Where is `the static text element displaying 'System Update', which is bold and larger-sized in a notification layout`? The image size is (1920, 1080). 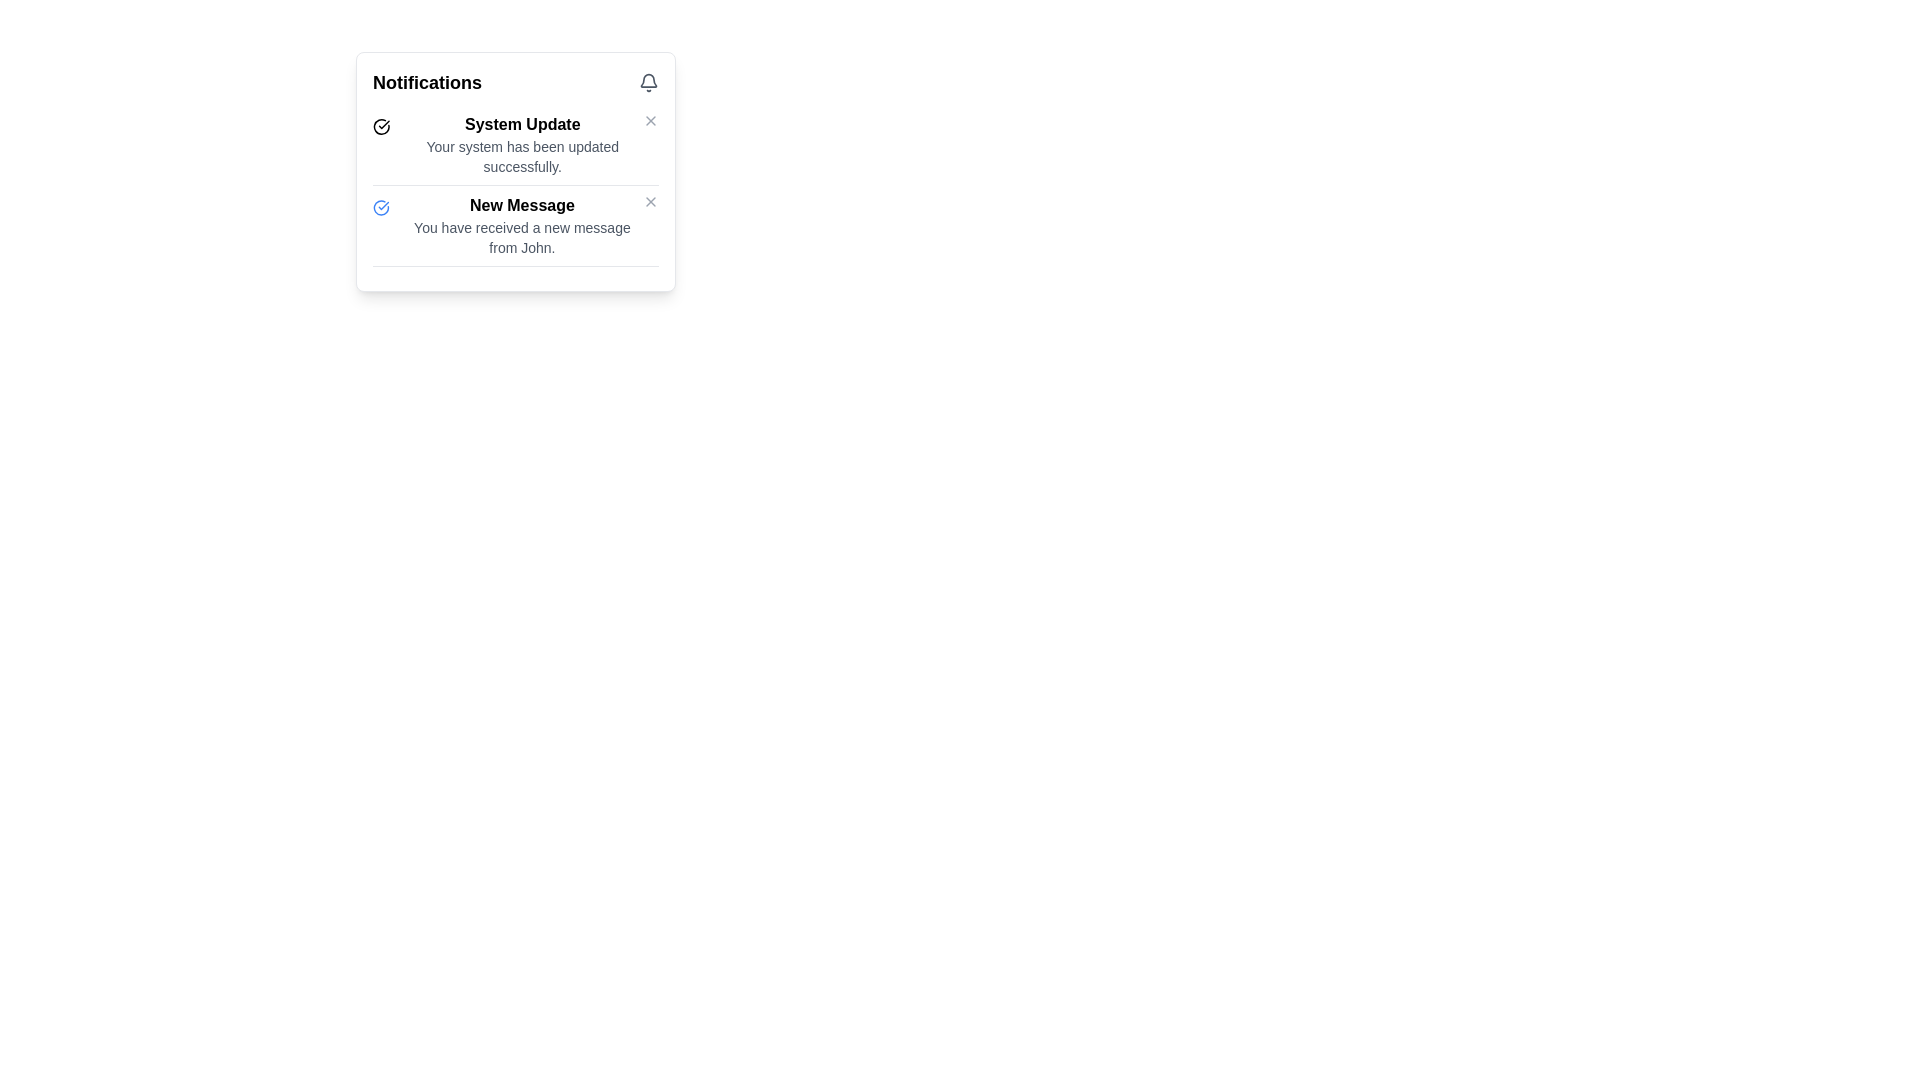
the static text element displaying 'System Update', which is bold and larger-sized in a notification layout is located at coordinates (522, 124).